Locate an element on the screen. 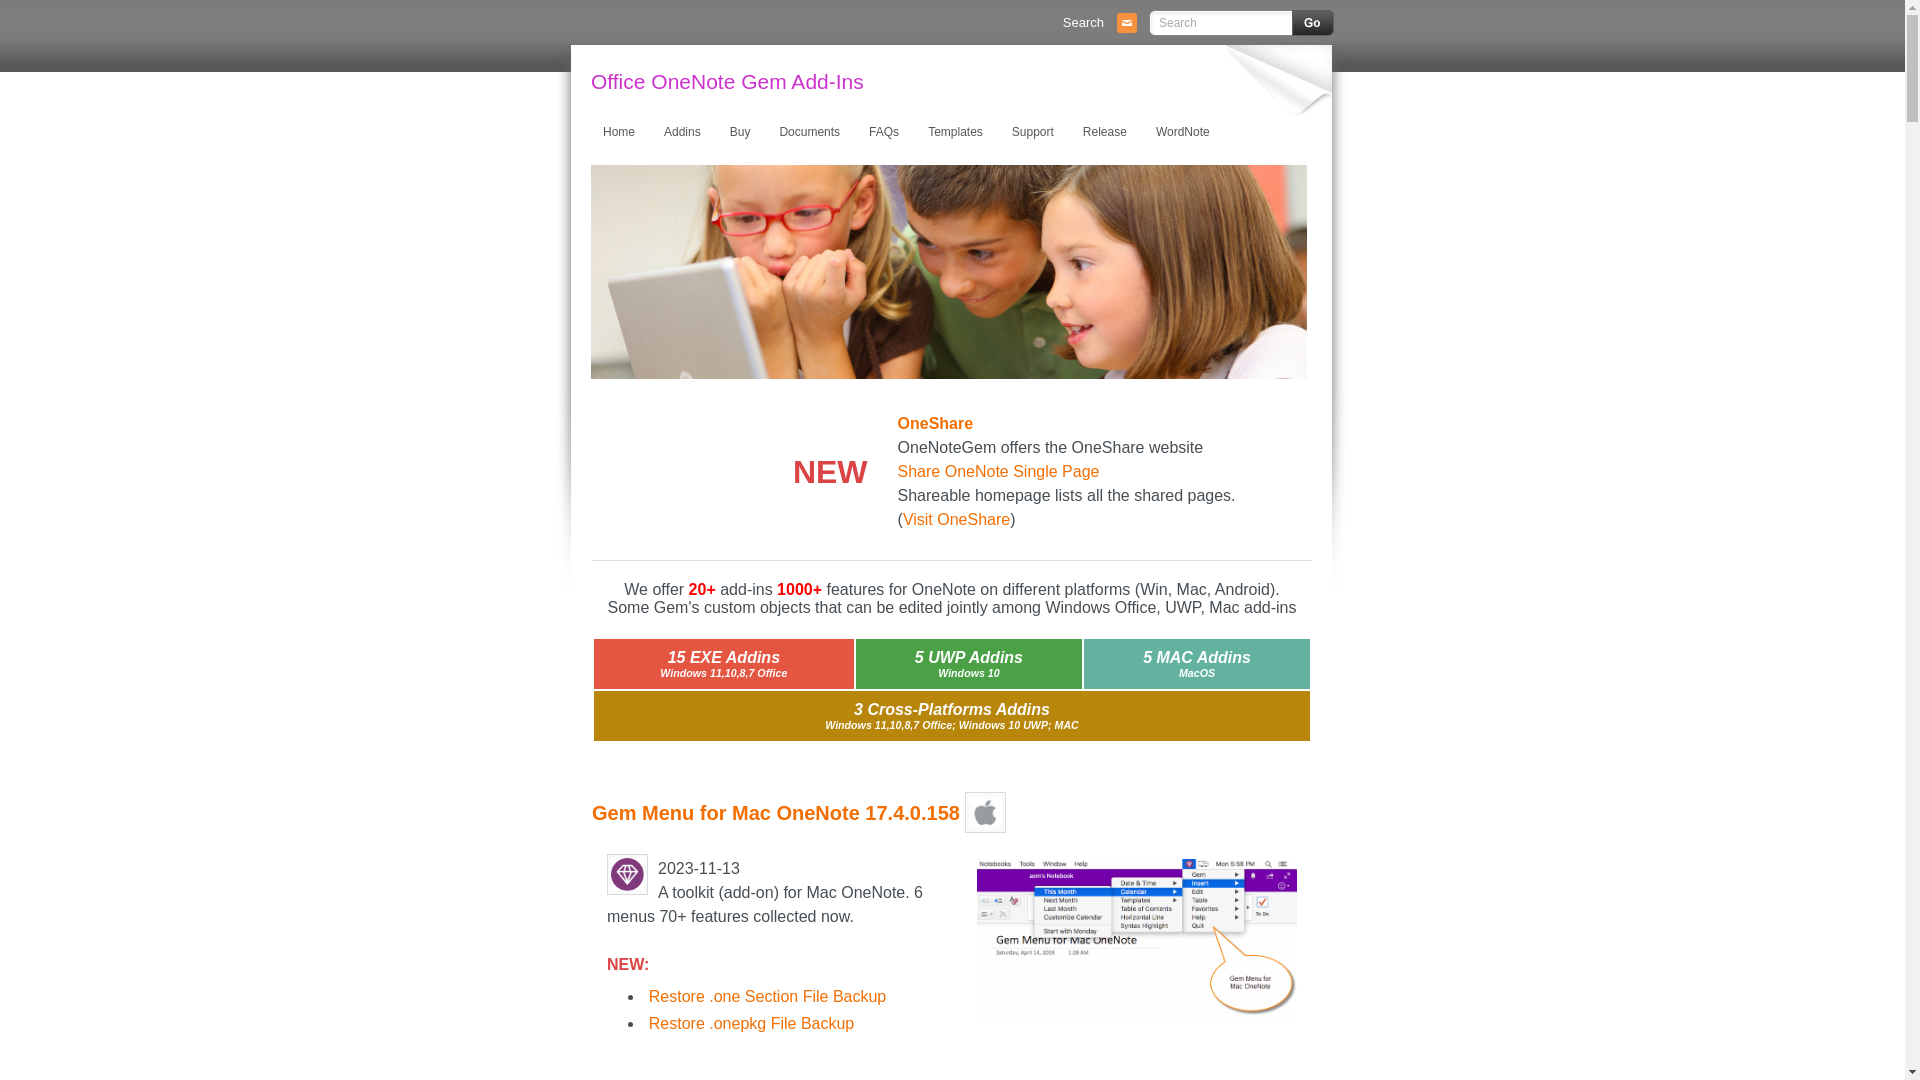 This screenshot has height=1080, width=1920. 'Buy' is located at coordinates (738, 131).